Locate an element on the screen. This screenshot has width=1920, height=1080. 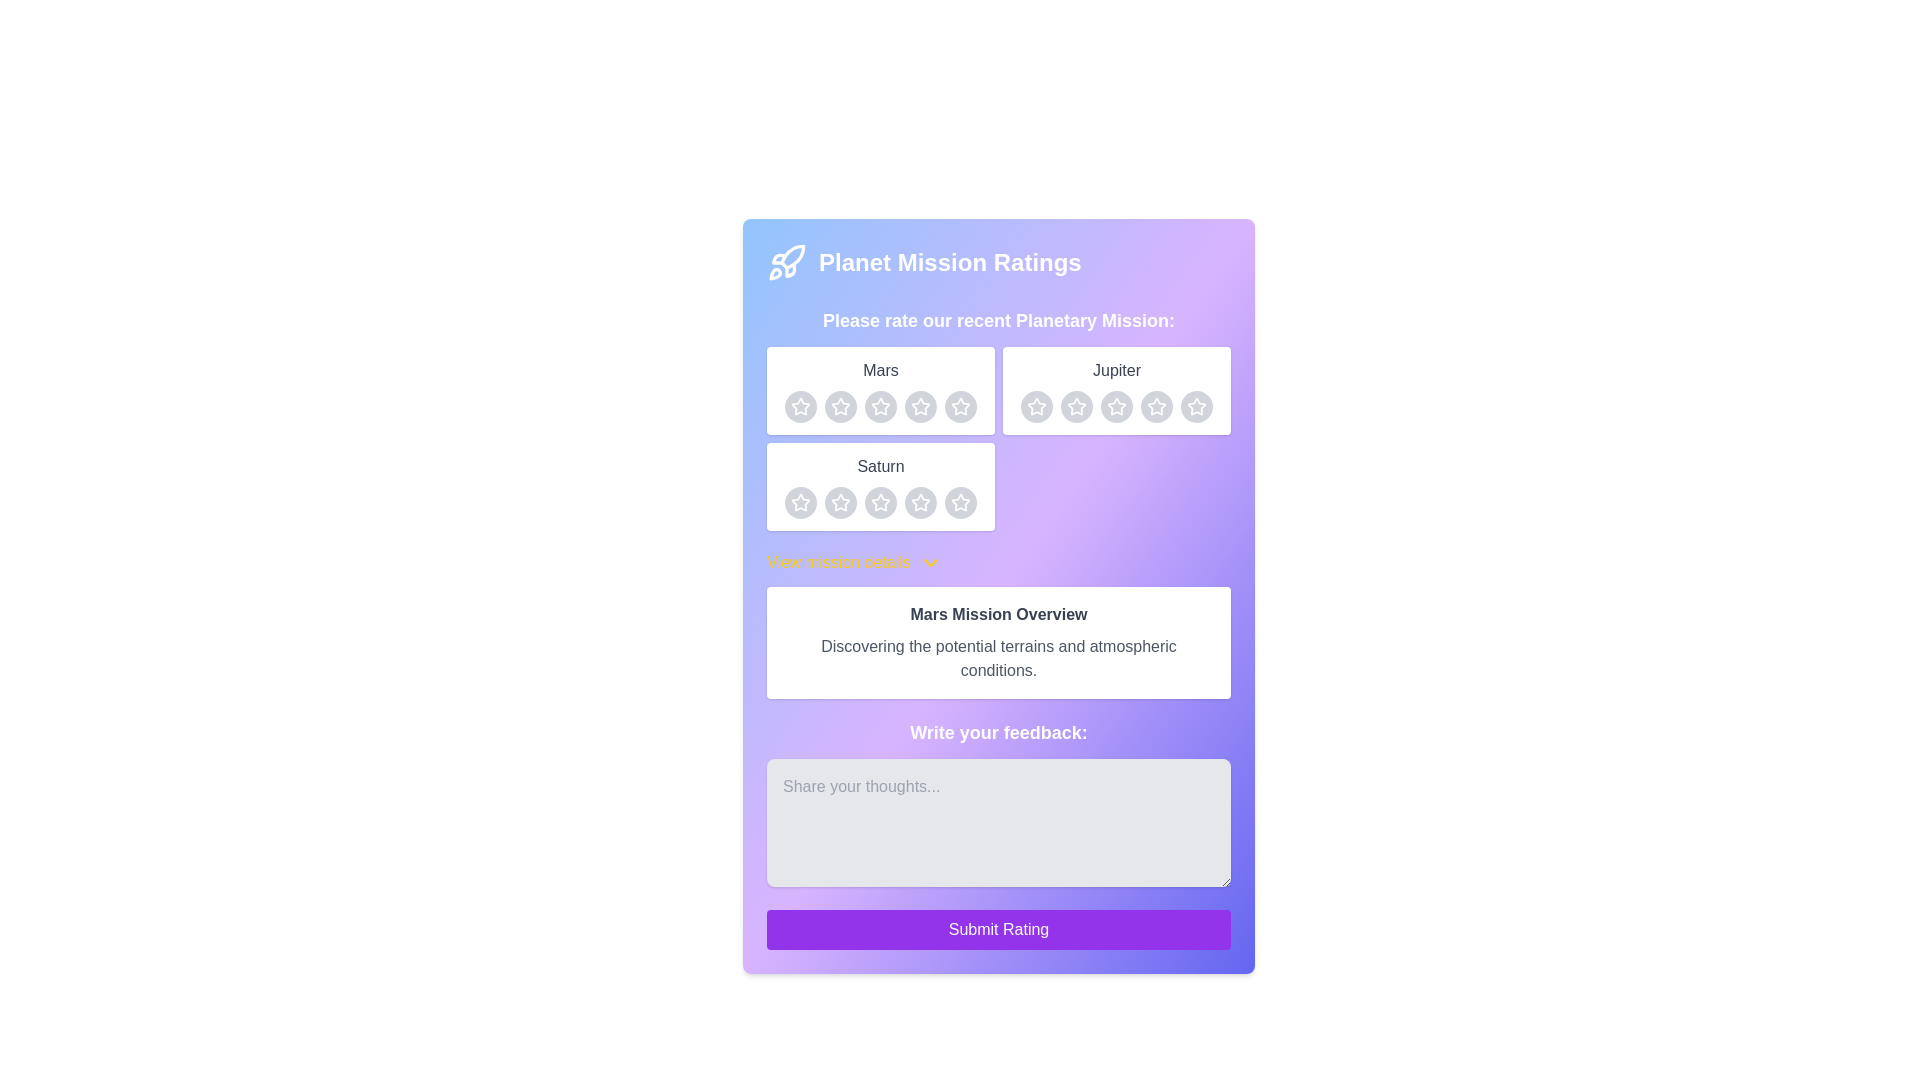
the third star is located at coordinates (1074, 405).